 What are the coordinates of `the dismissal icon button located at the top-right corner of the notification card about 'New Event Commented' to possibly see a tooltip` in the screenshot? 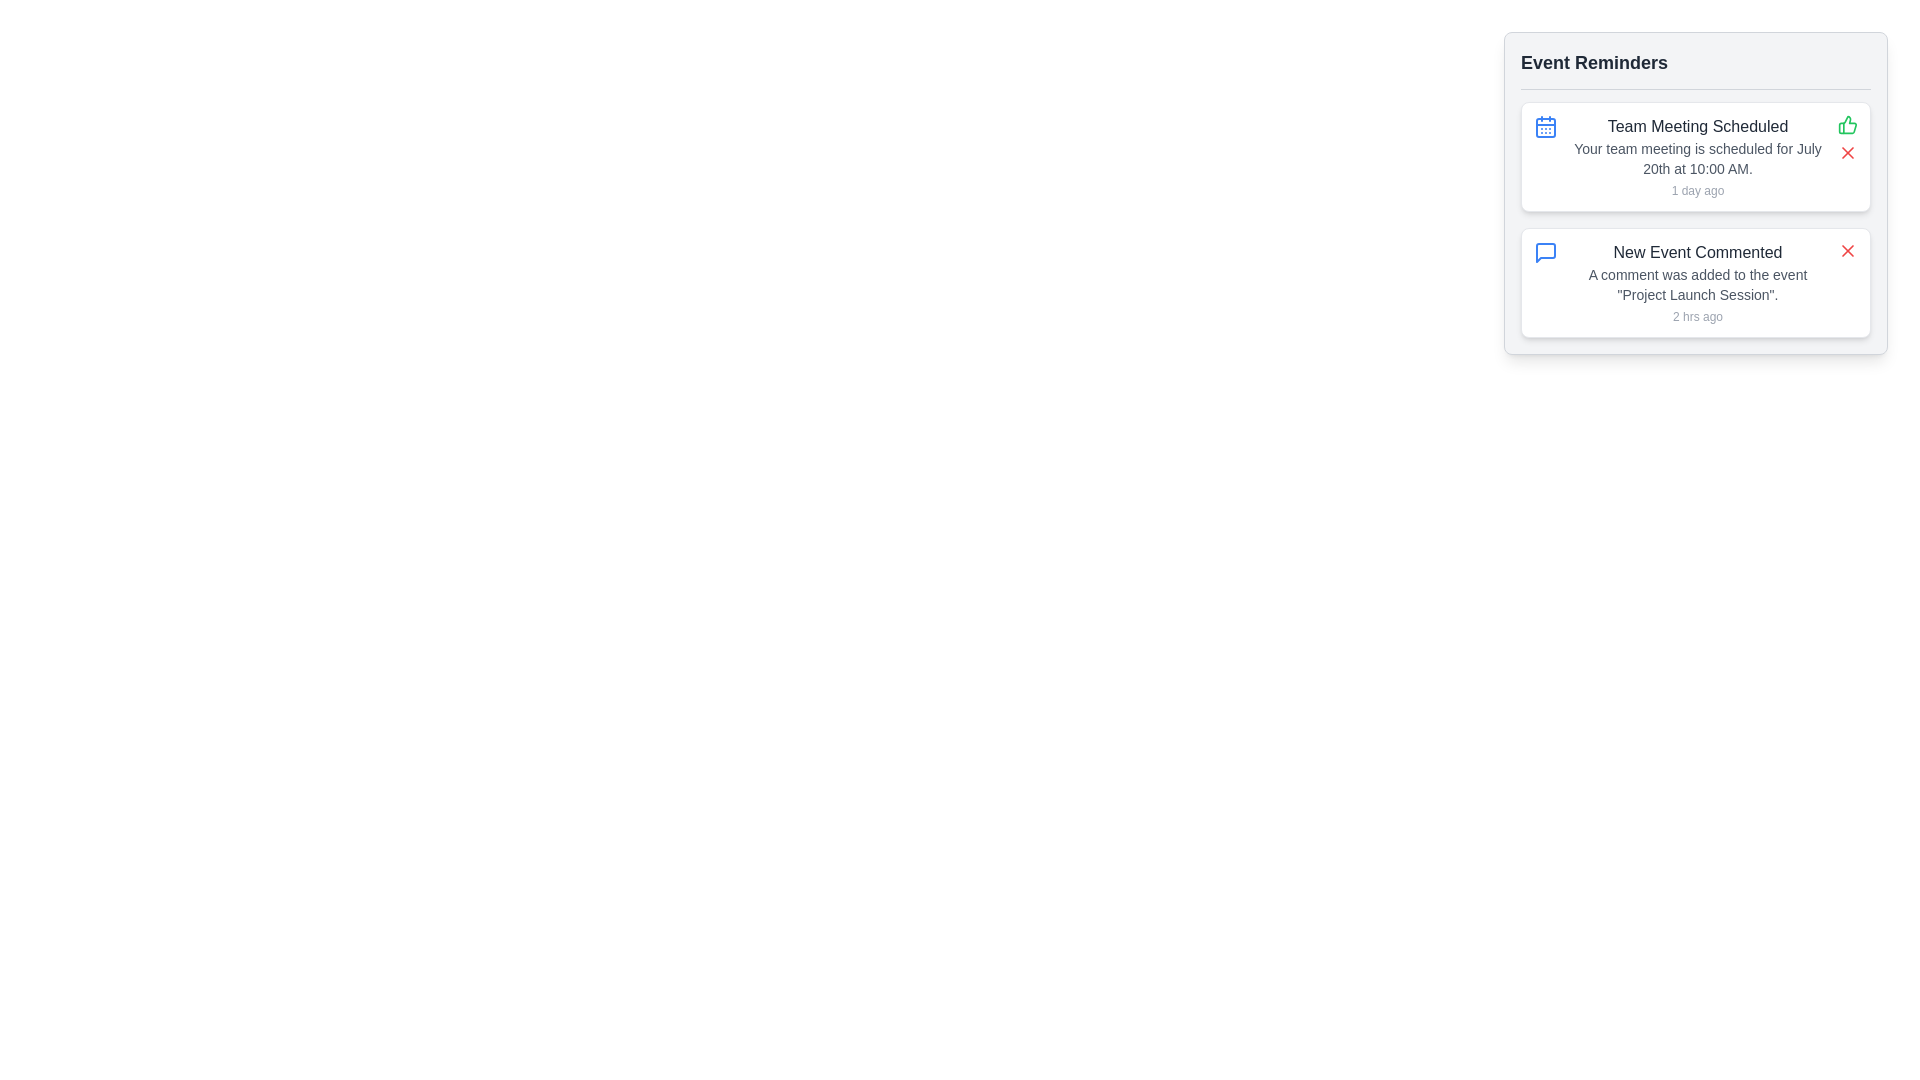 It's located at (1847, 249).